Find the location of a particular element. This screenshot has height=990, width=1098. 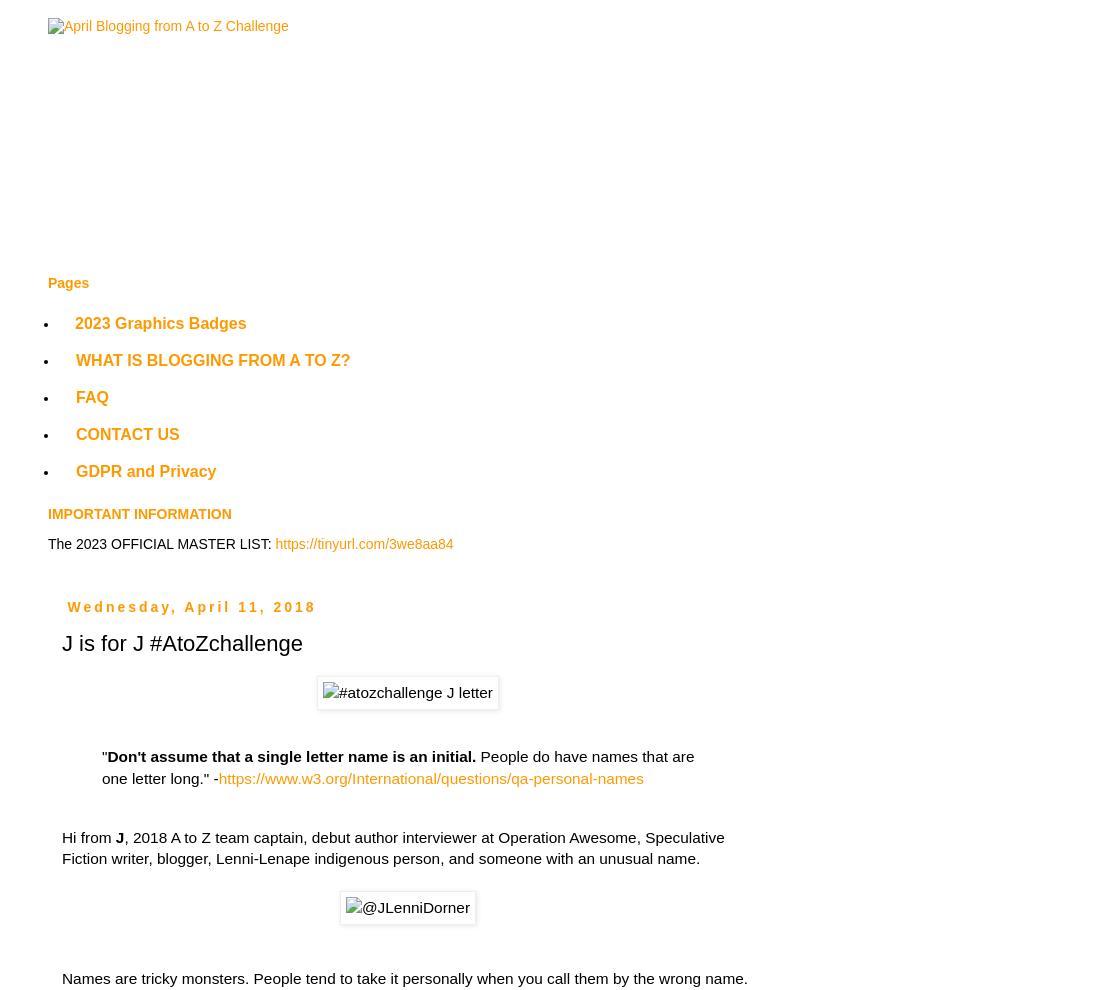

'GDPR and Privacy' is located at coordinates (146, 471).